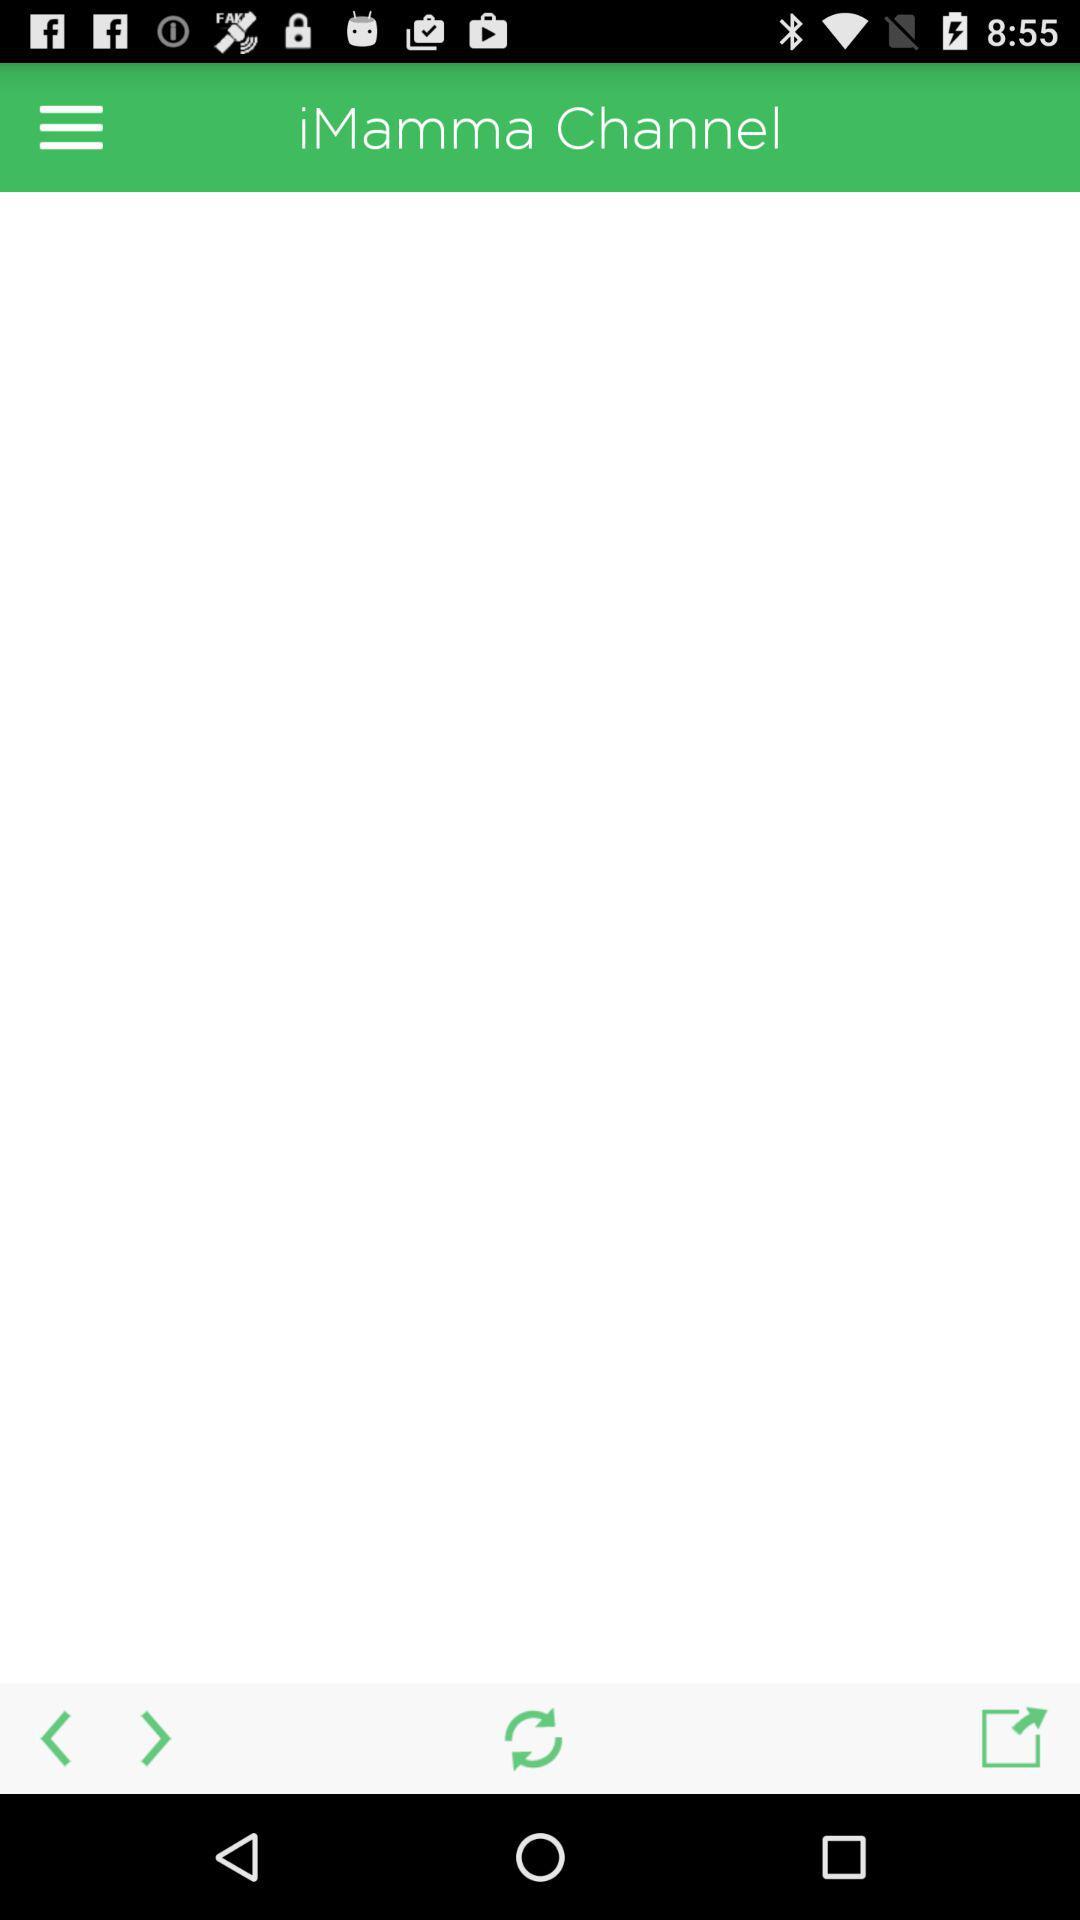 The height and width of the screenshot is (1920, 1080). What do you see at coordinates (70, 126) in the screenshot?
I see `menu` at bounding box center [70, 126].